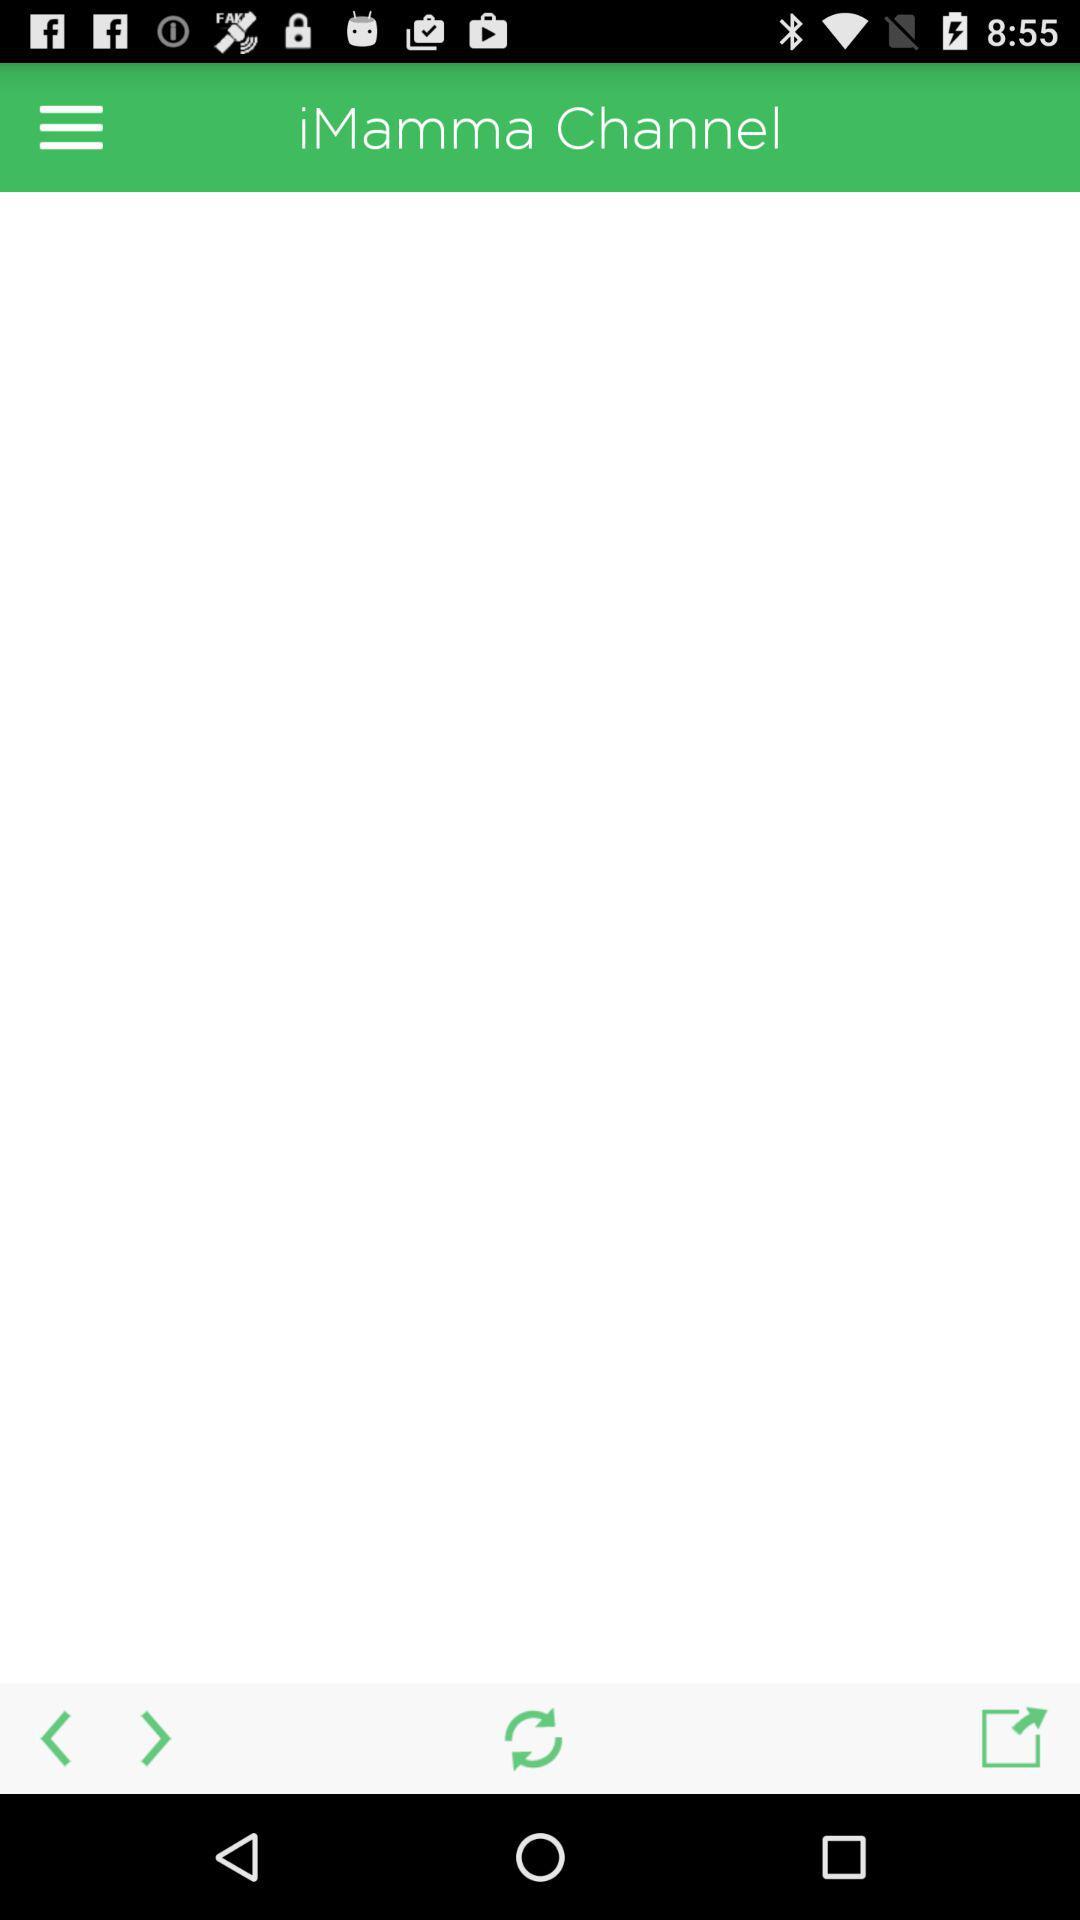 The height and width of the screenshot is (1920, 1080). What do you see at coordinates (70, 126) in the screenshot?
I see `menu` at bounding box center [70, 126].